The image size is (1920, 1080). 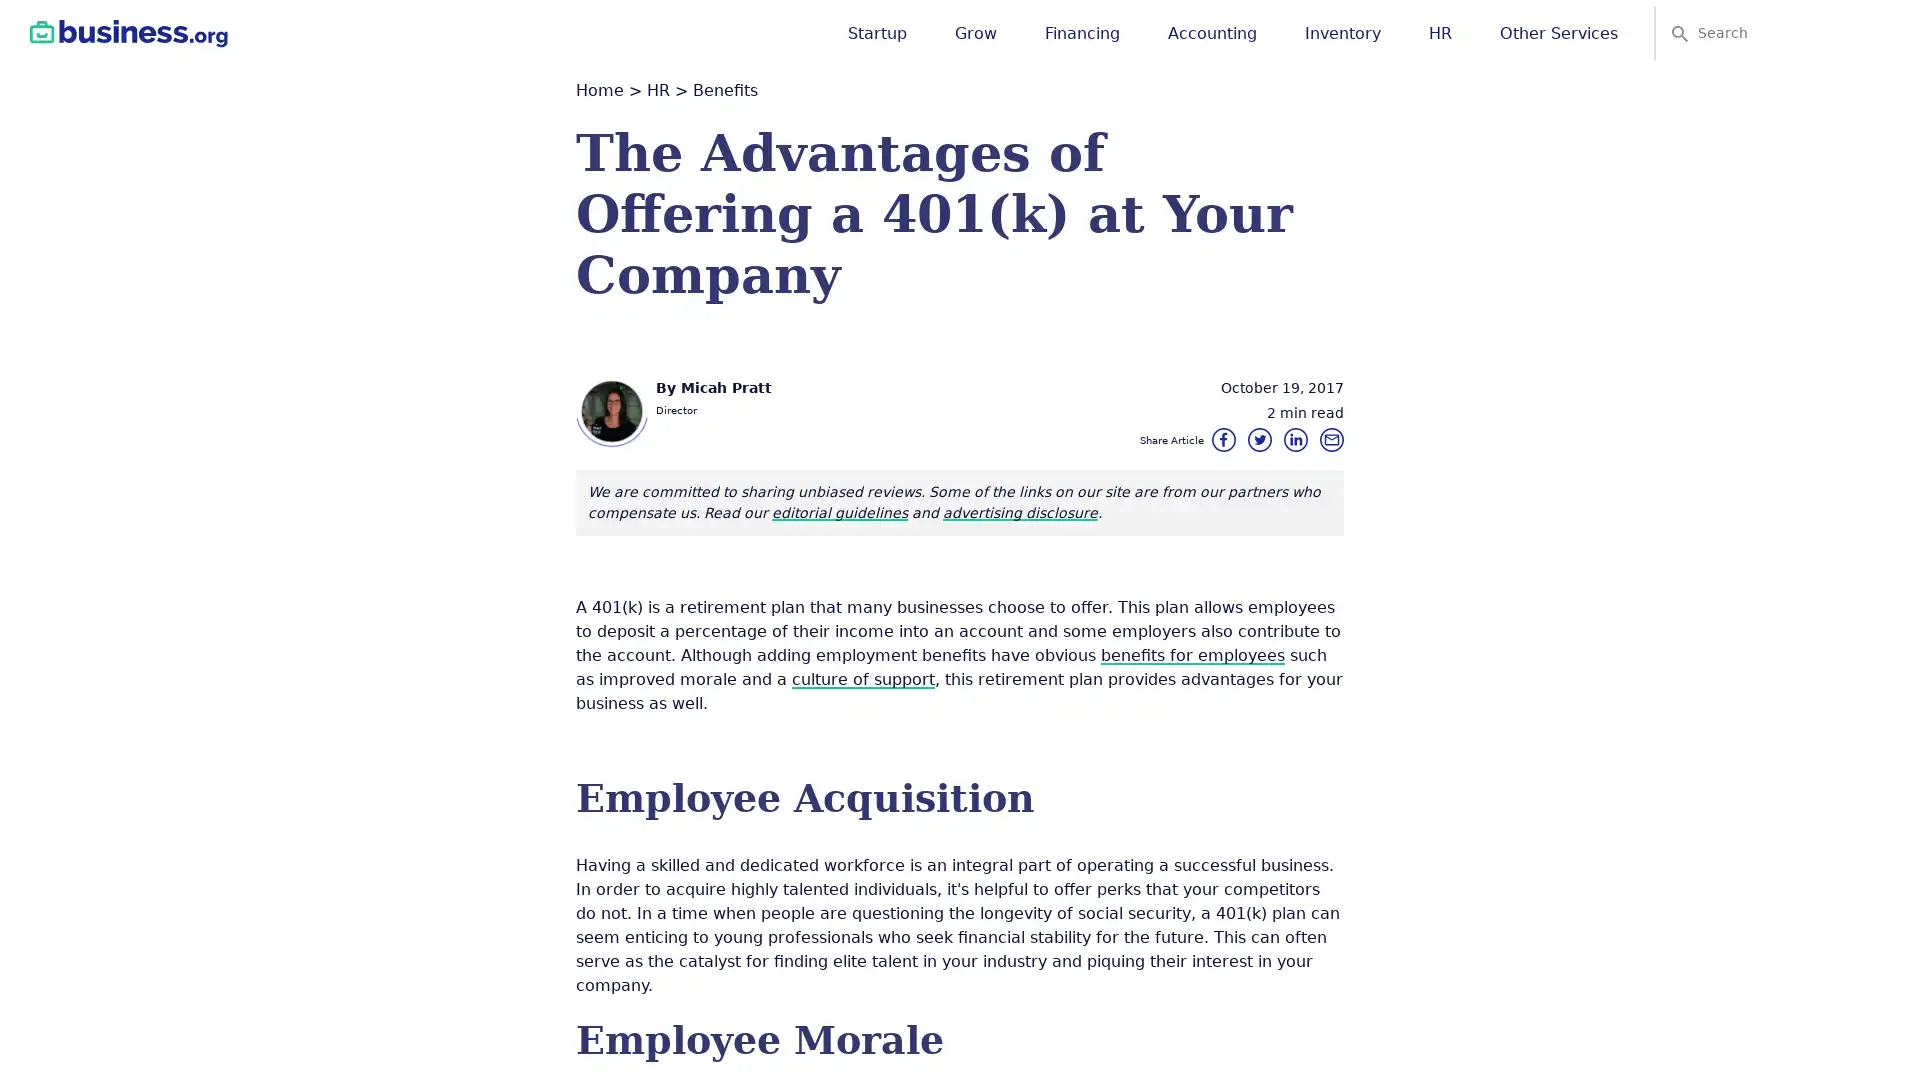 I want to click on Social Linkedin O Dark, so click(x=1296, y=438).